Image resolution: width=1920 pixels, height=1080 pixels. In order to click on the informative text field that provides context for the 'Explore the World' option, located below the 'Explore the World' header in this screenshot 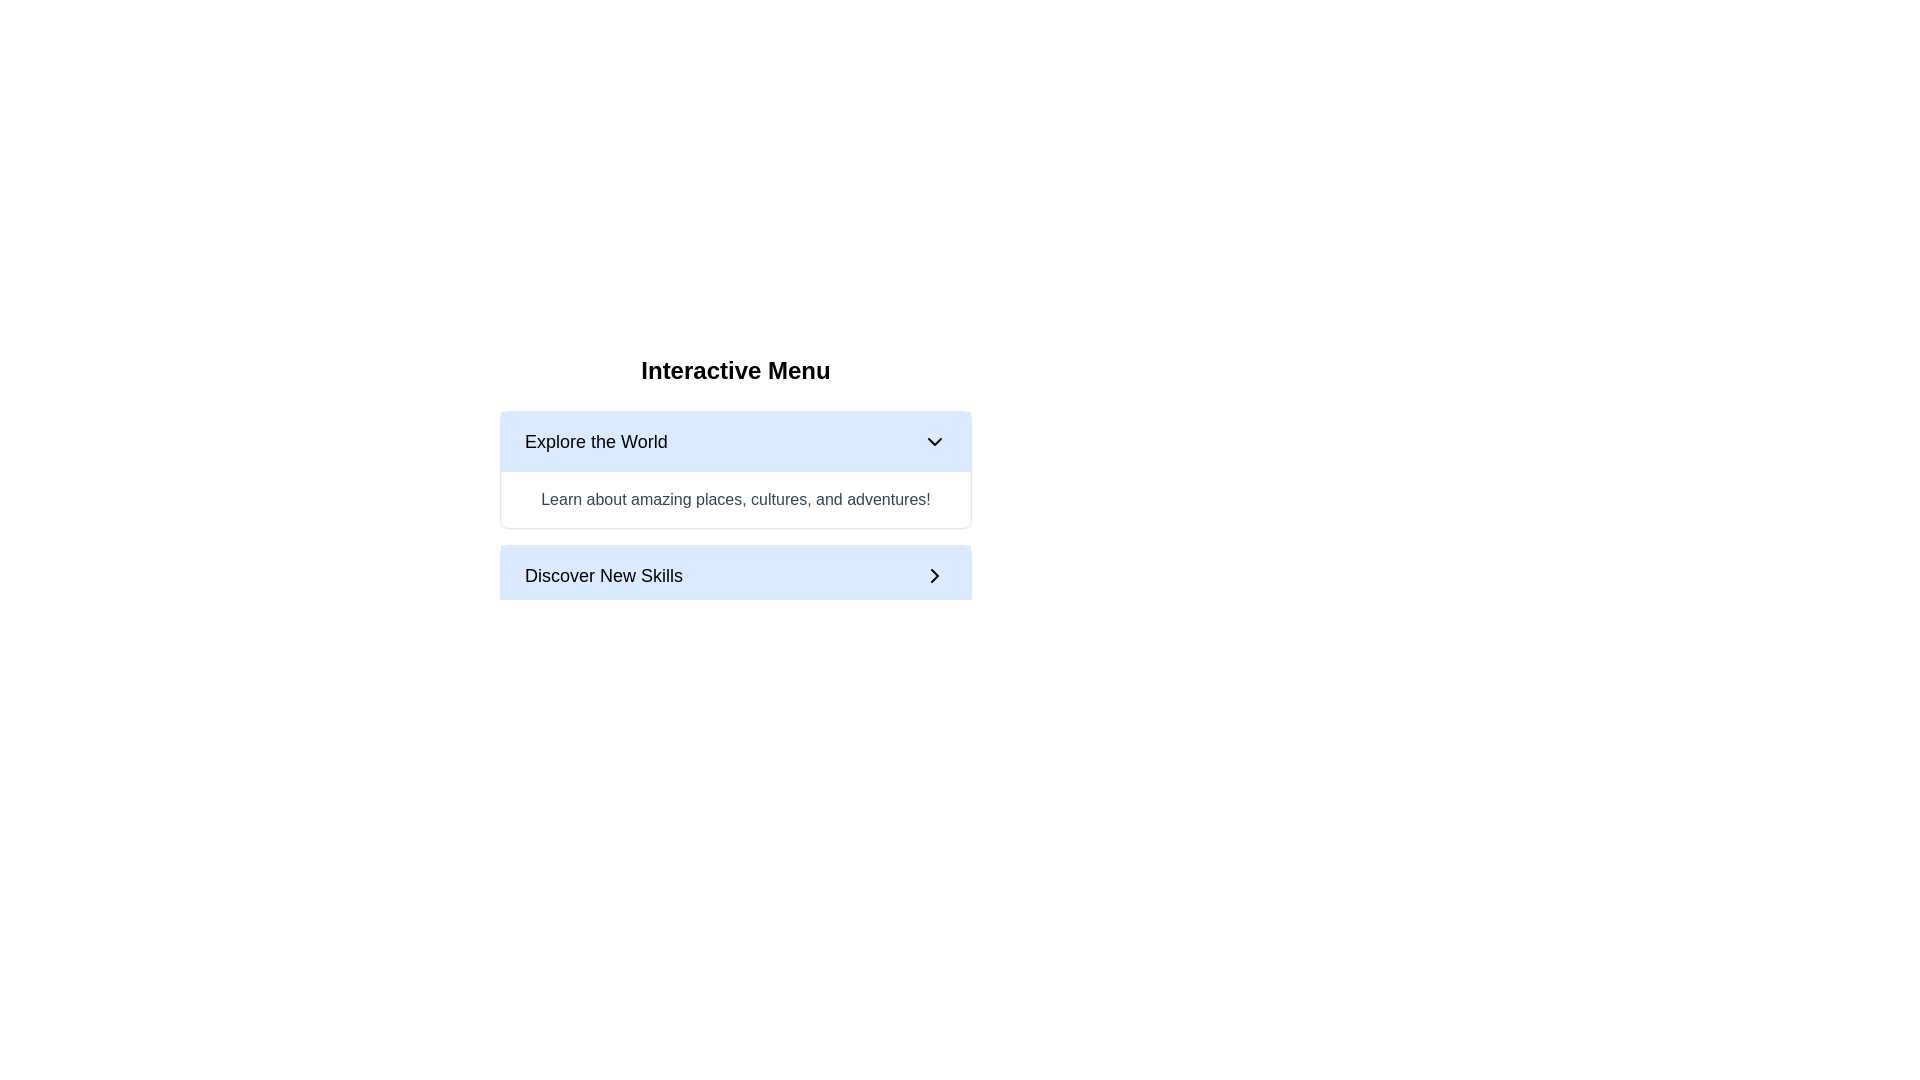, I will do `click(734, 499)`.